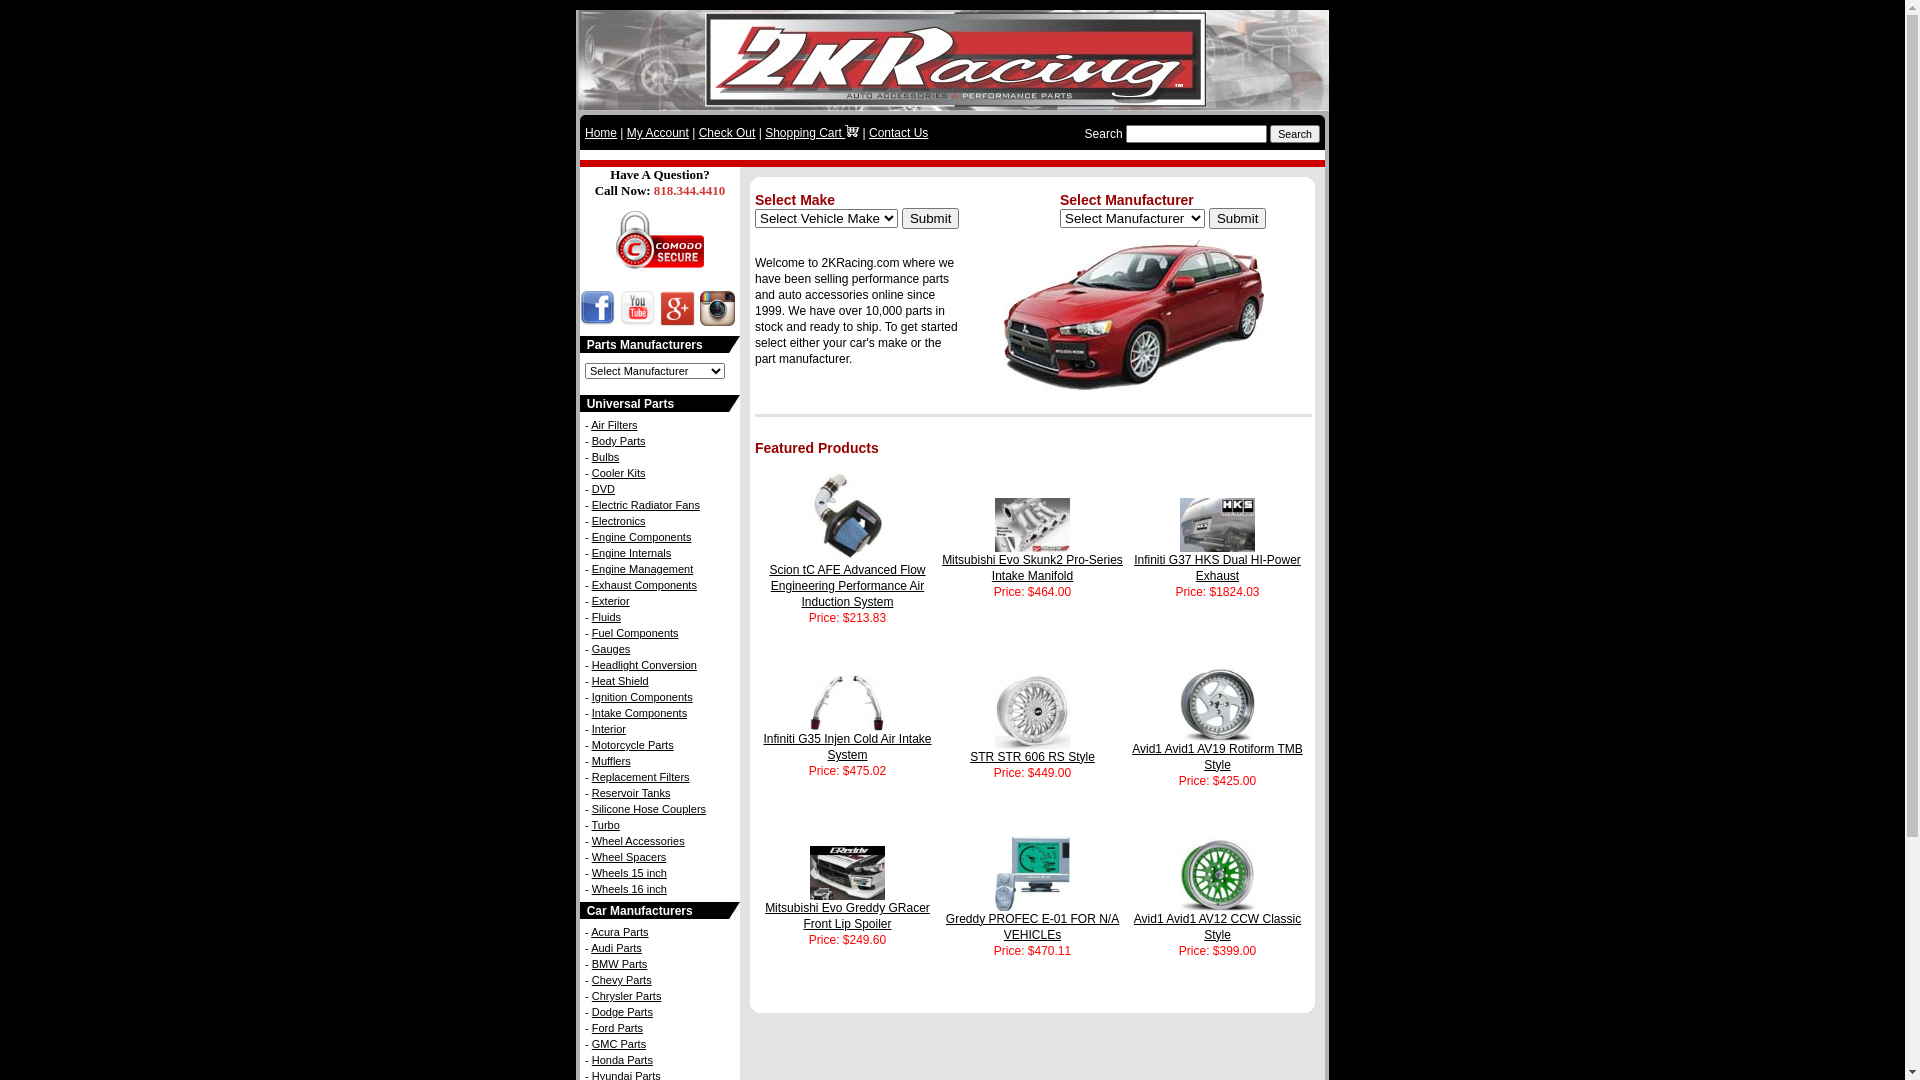 This screenshot has width=1920, height=1080. What do you see at coordinates (646, 504) in the screenshot?
I see `'Electric Radiator Fans'` at bounding box center [646, 504].